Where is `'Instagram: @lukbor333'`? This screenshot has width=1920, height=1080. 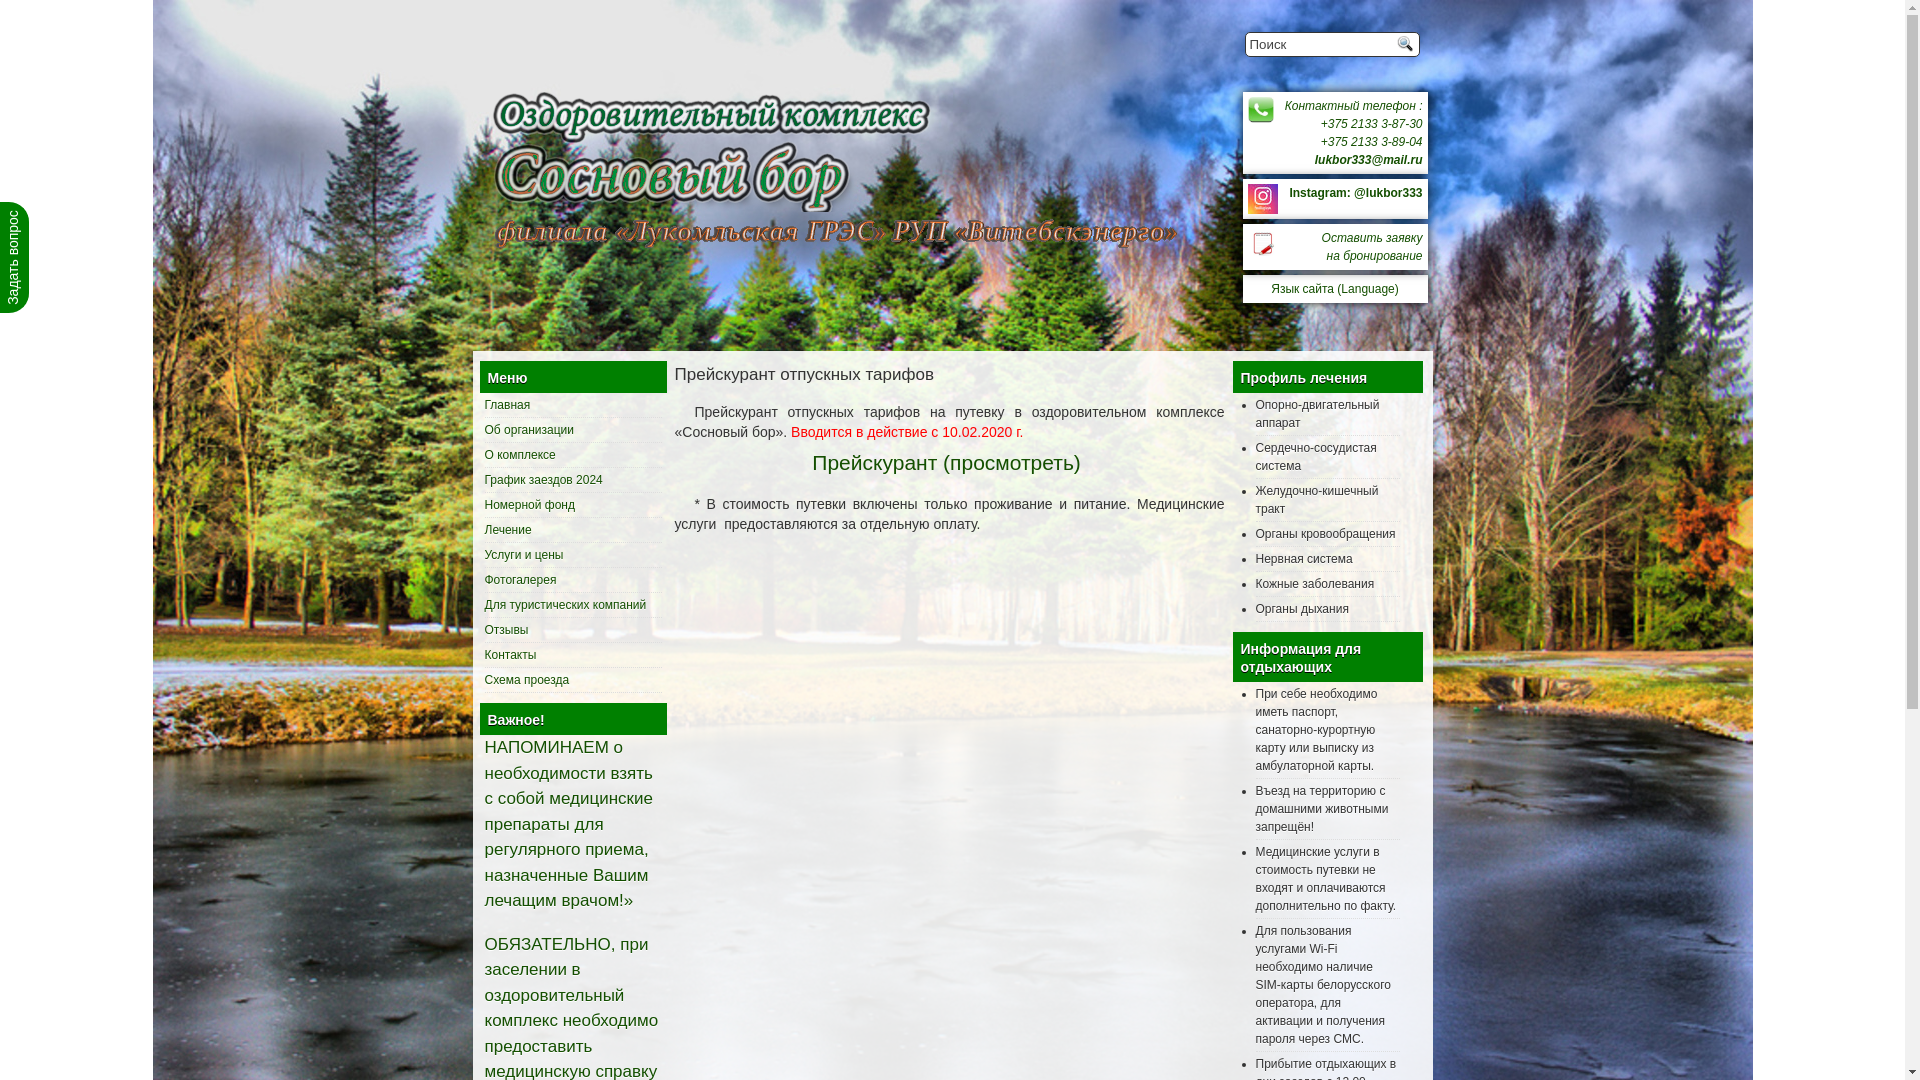
'Instagram: @lukbor333' is located at coordinates (1355, 192).